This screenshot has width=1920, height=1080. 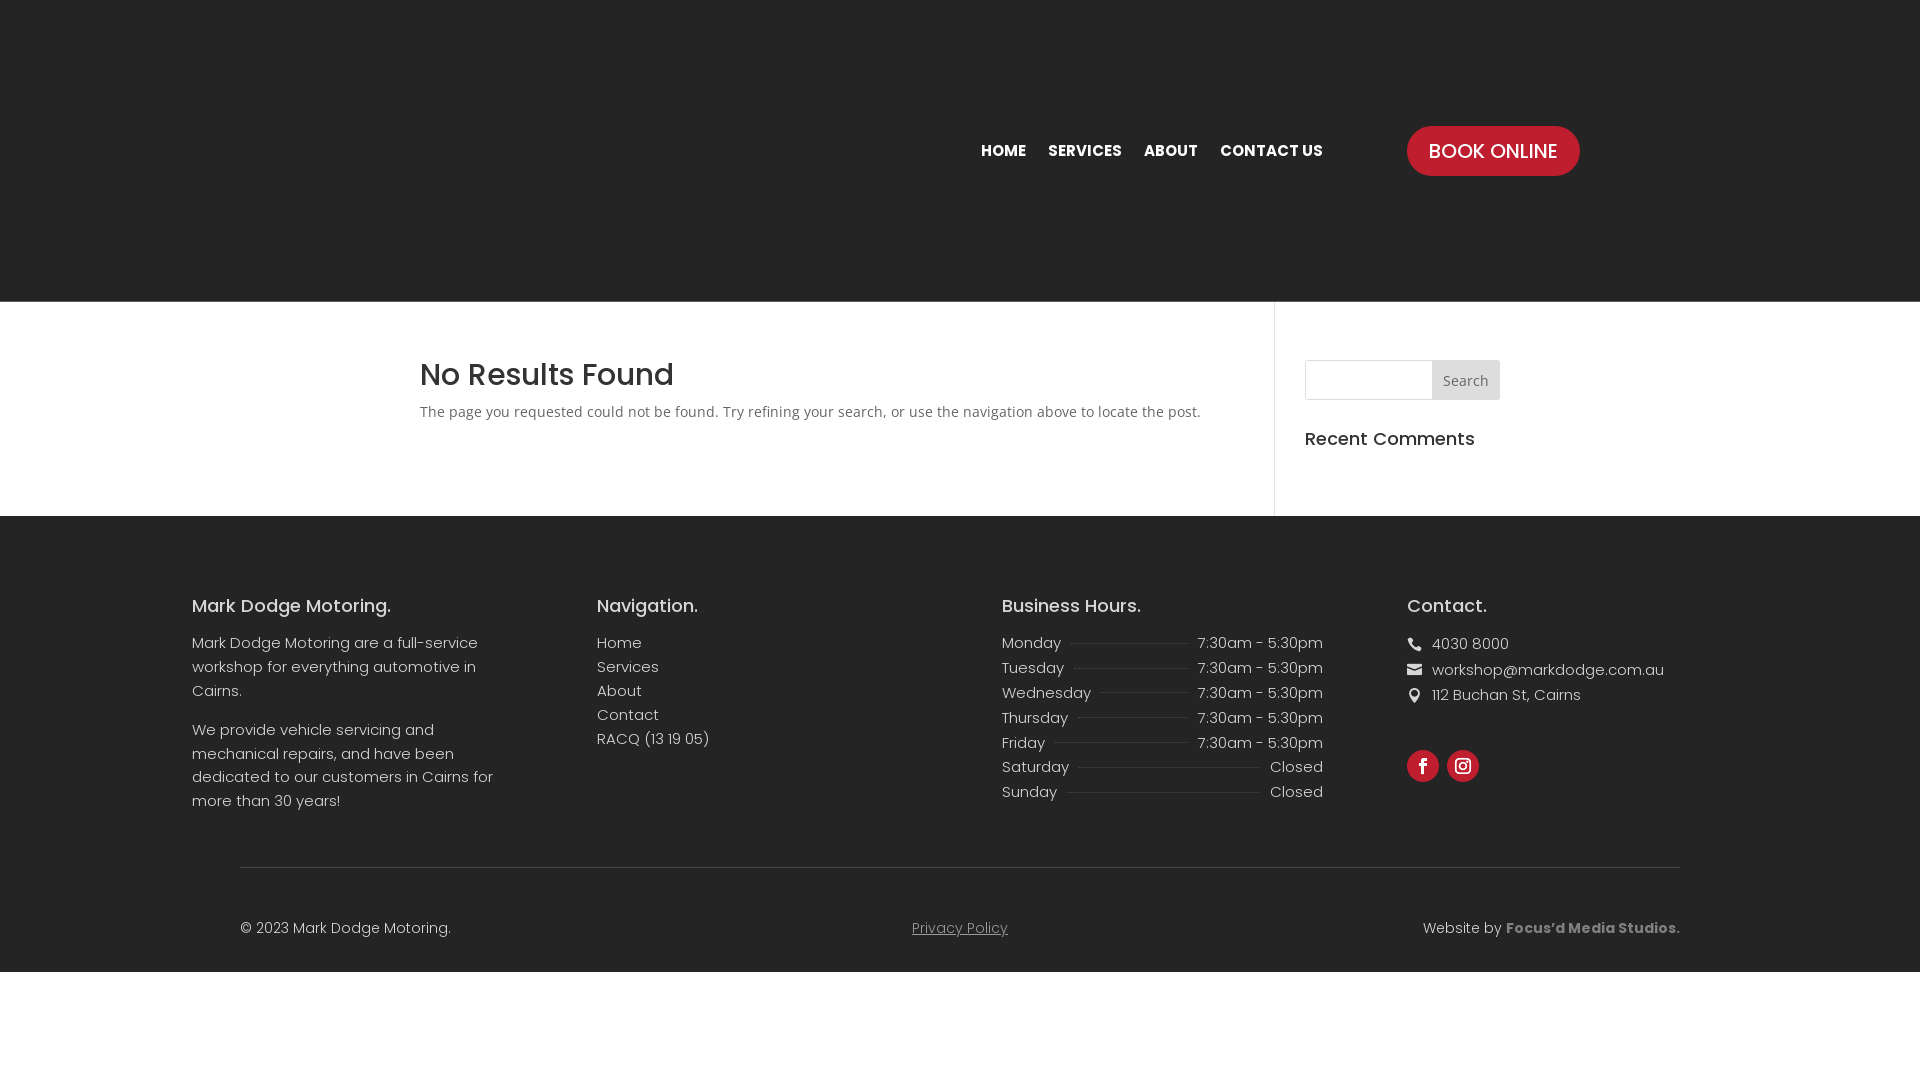 I want to click on 'SERVICES', so click(x=1083, y=149).